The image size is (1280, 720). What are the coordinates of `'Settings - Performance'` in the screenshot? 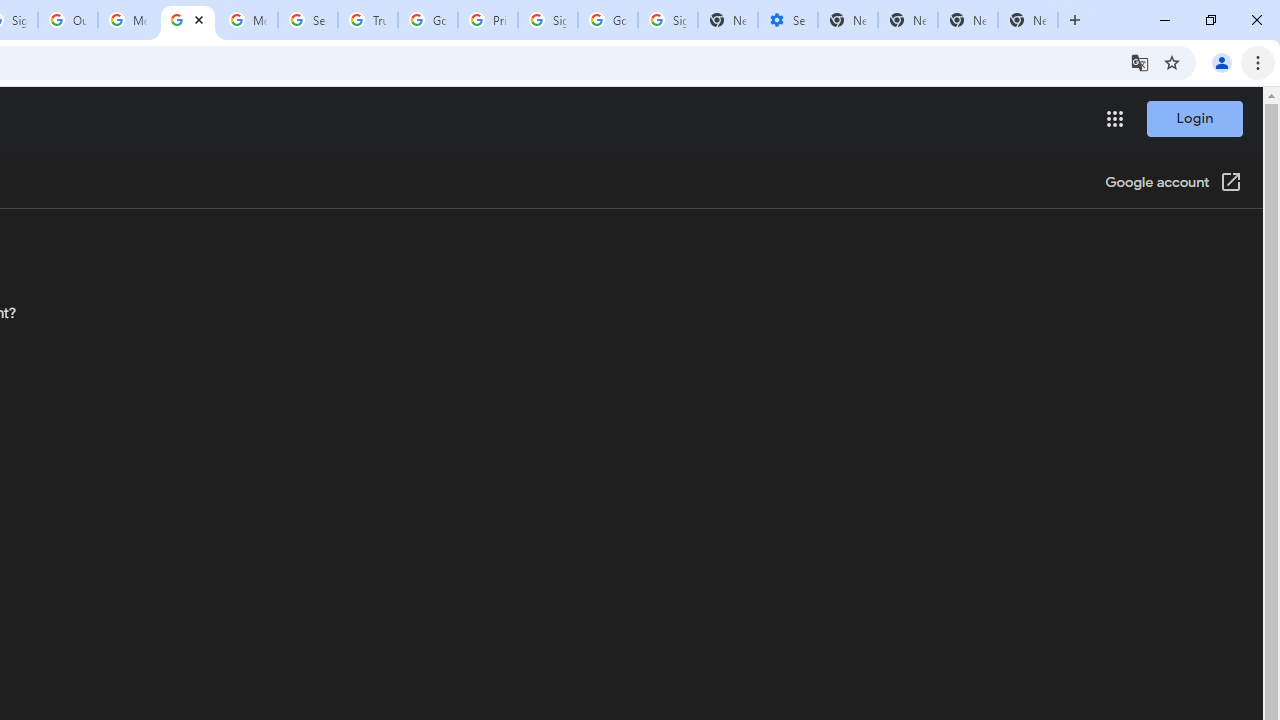 It's located at (786, 20).